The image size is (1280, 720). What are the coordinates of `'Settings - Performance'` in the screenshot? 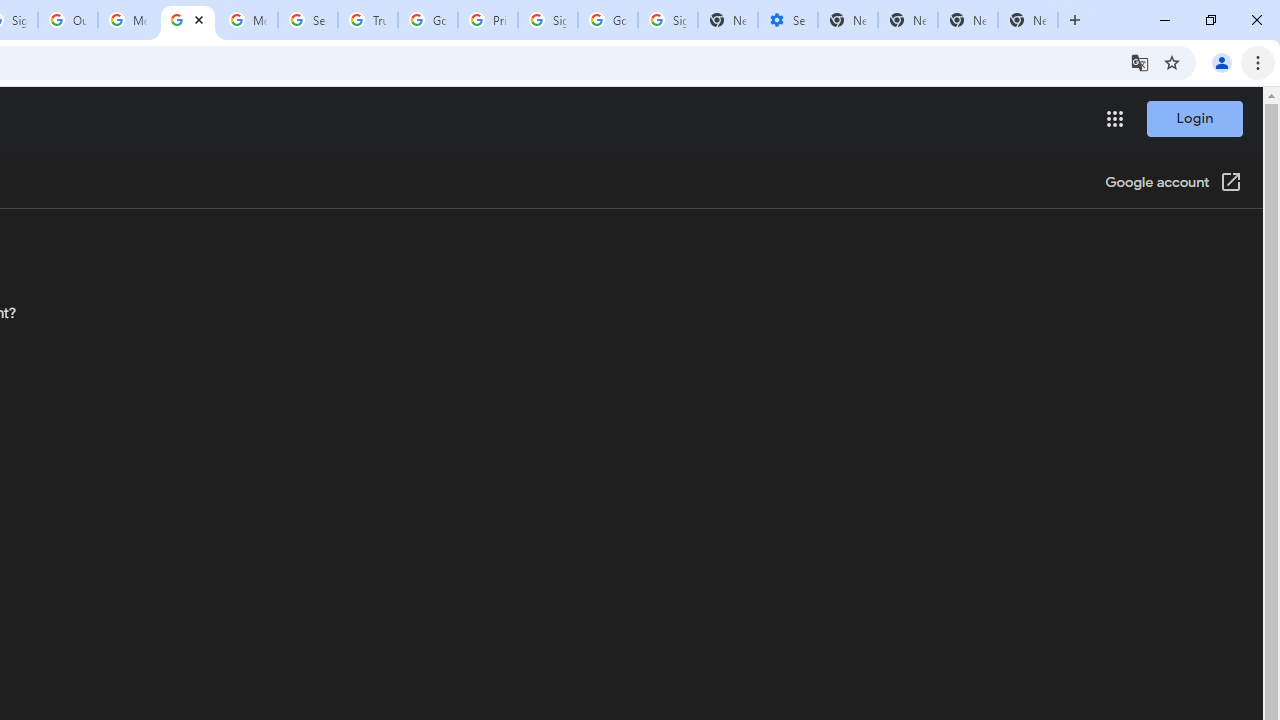 It's located at (786, 20).